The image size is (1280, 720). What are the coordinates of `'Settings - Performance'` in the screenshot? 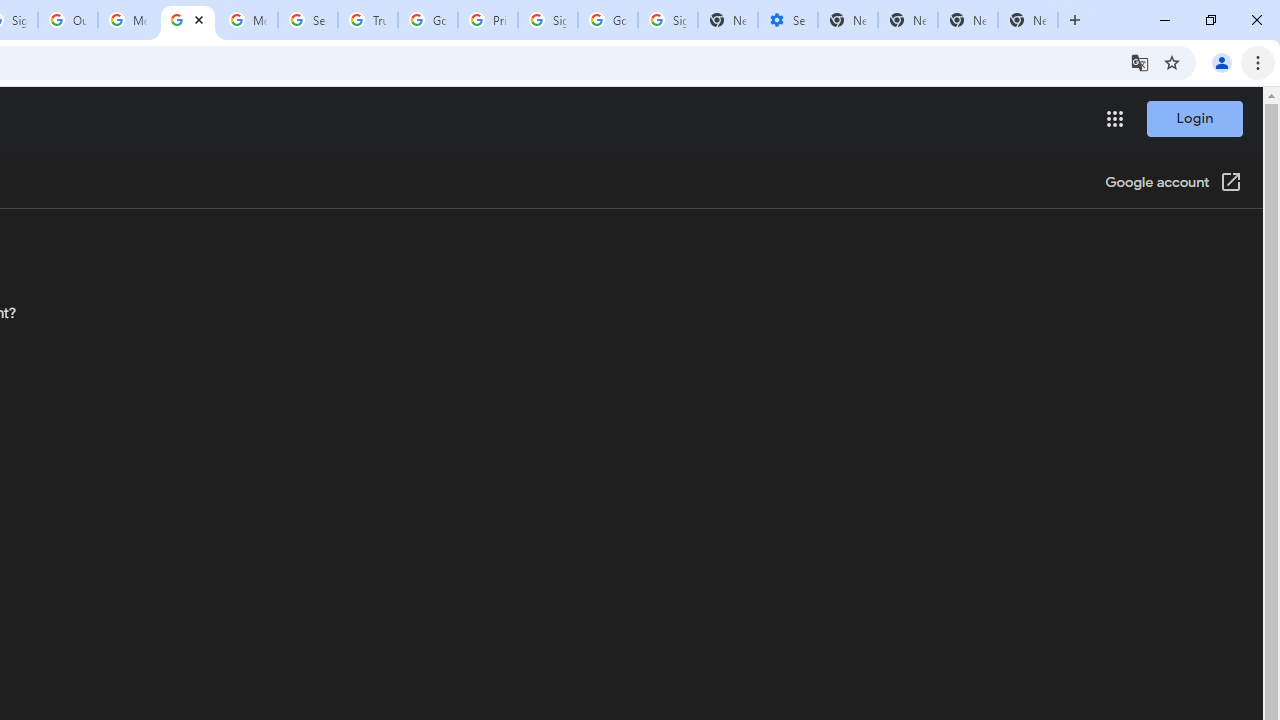 It's located at (786, 20).